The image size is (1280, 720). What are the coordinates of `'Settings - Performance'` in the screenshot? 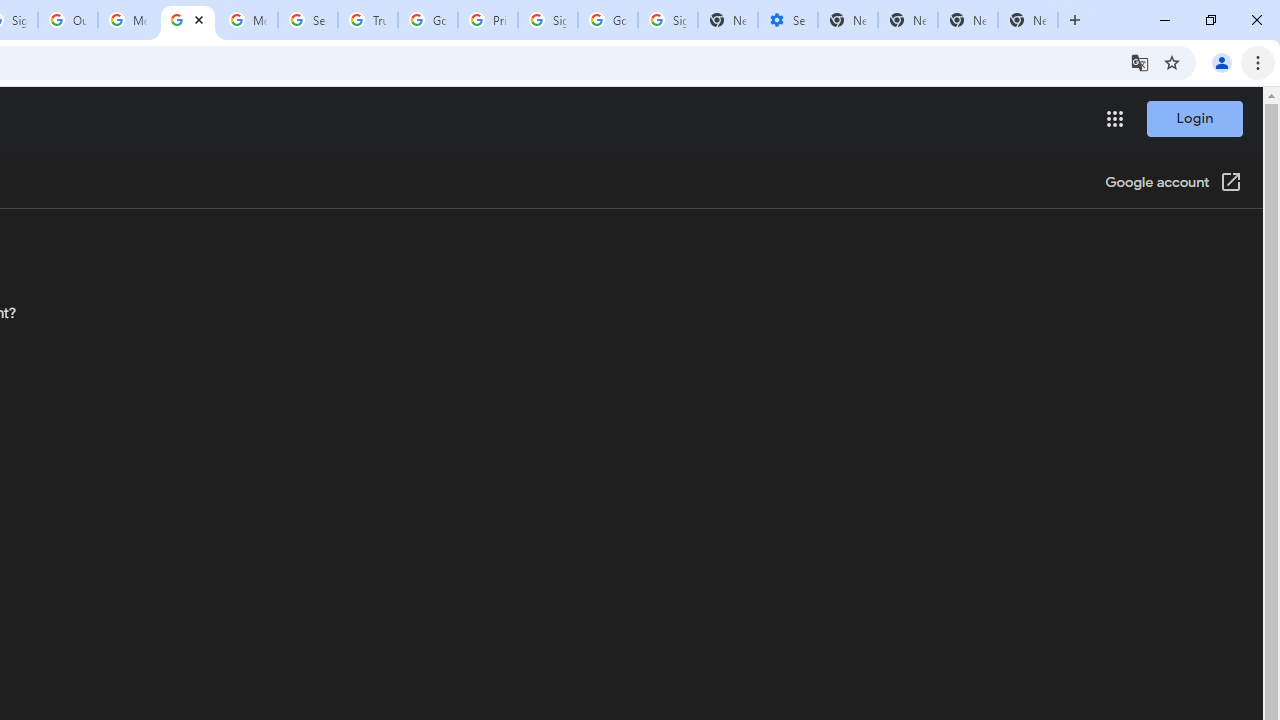 It's located at (786, 20).